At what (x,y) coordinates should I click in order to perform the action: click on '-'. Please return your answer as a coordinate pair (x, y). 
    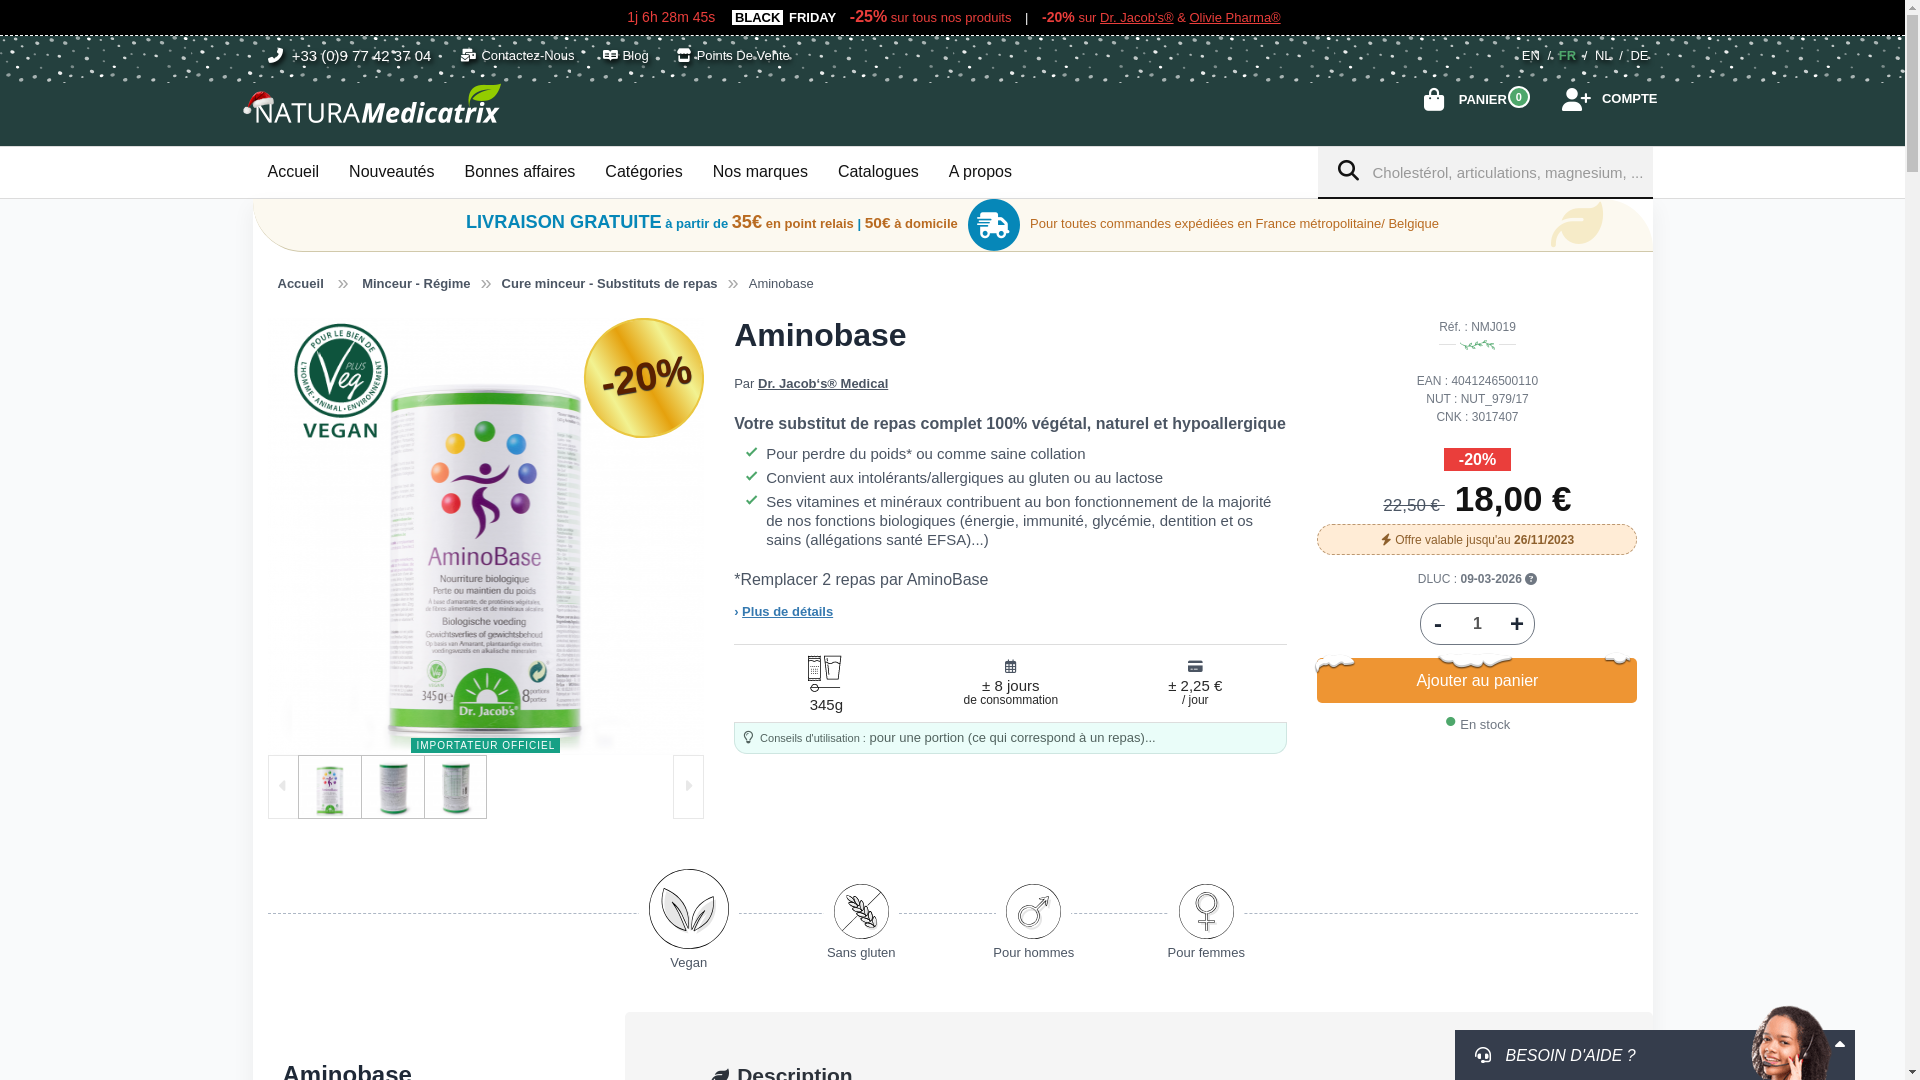
    Looking at the image, I should click on (1437, 623).